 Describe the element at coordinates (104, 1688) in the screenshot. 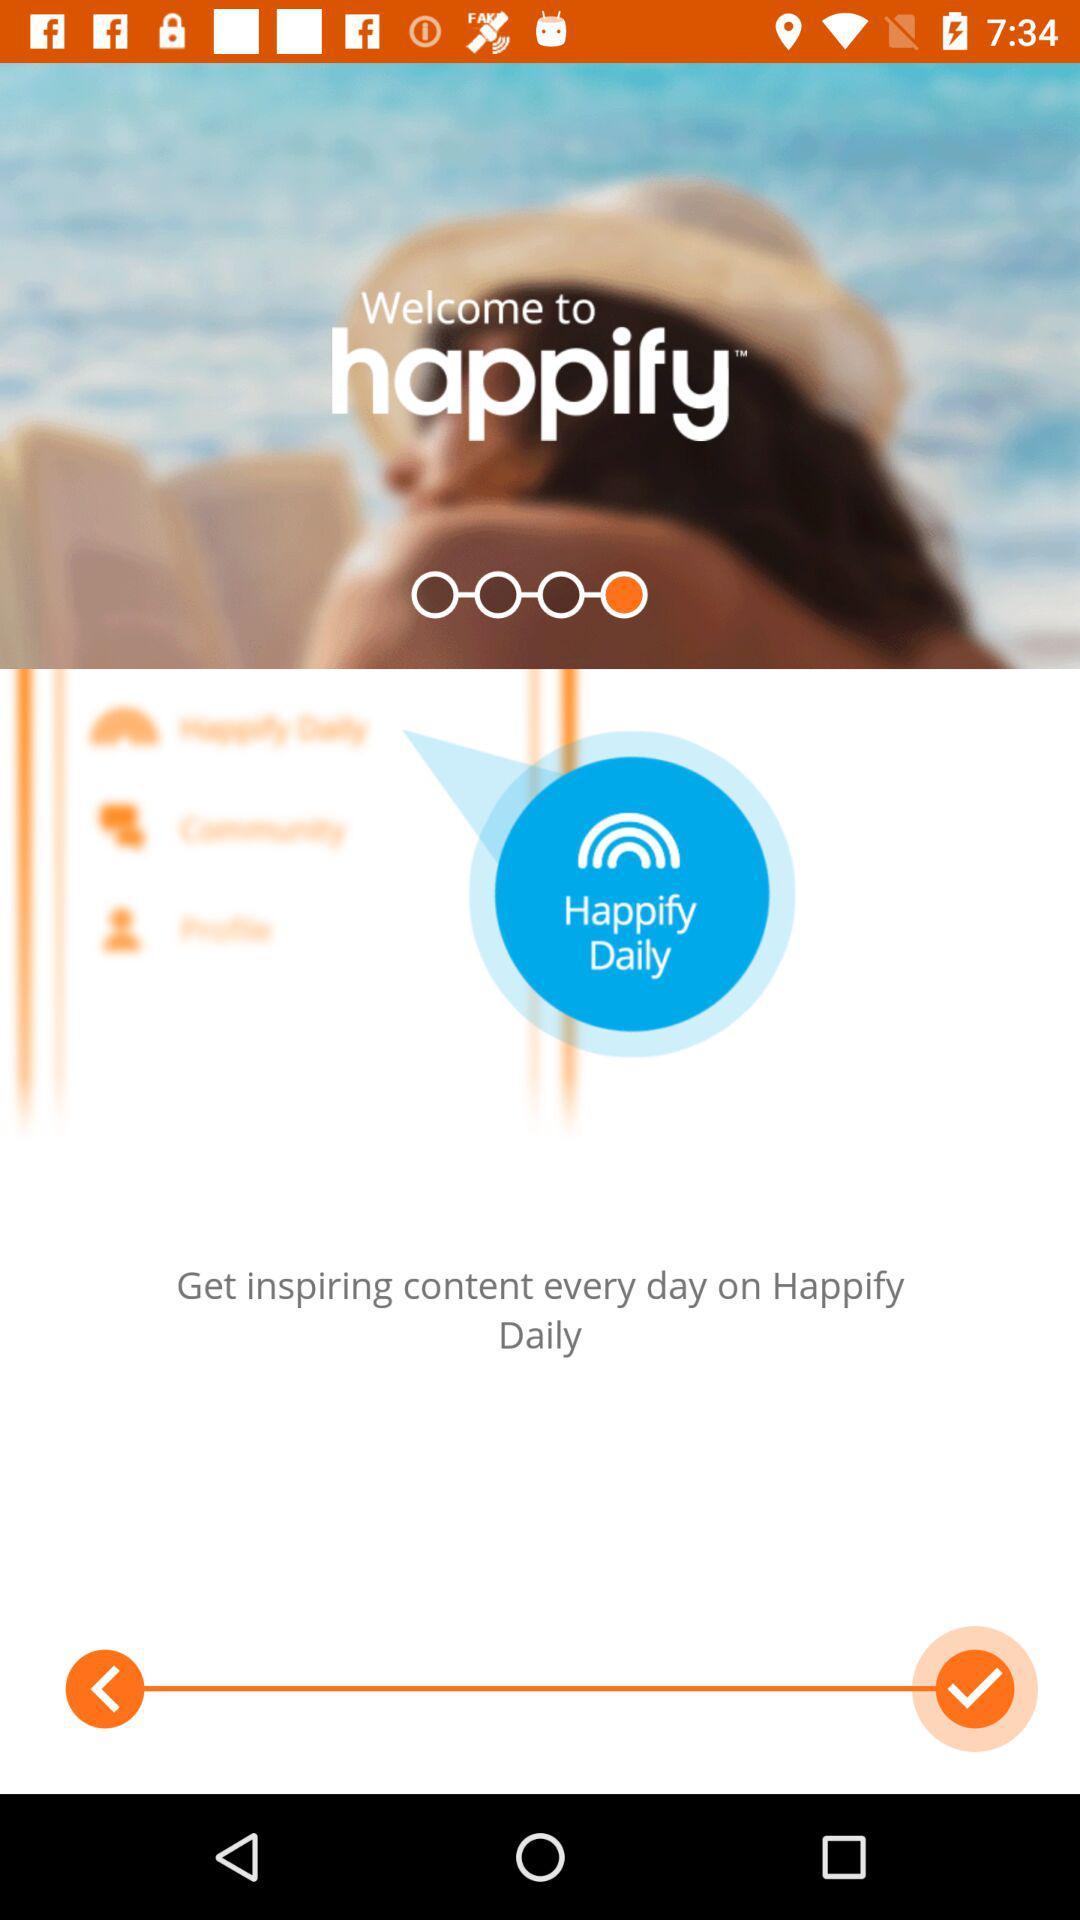

I see `the arrow_backward icon` at that location.